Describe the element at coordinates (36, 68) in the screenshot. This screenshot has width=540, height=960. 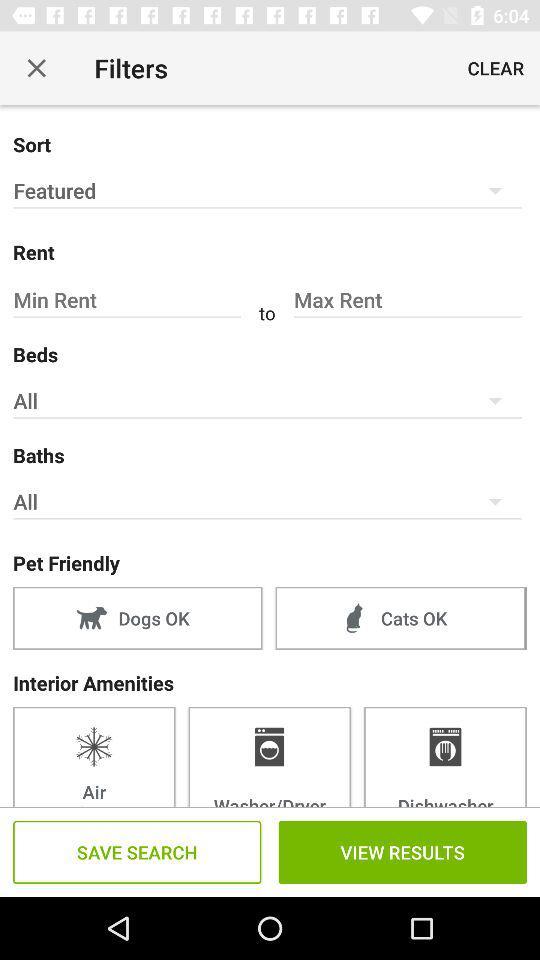
I see `close` at that location.